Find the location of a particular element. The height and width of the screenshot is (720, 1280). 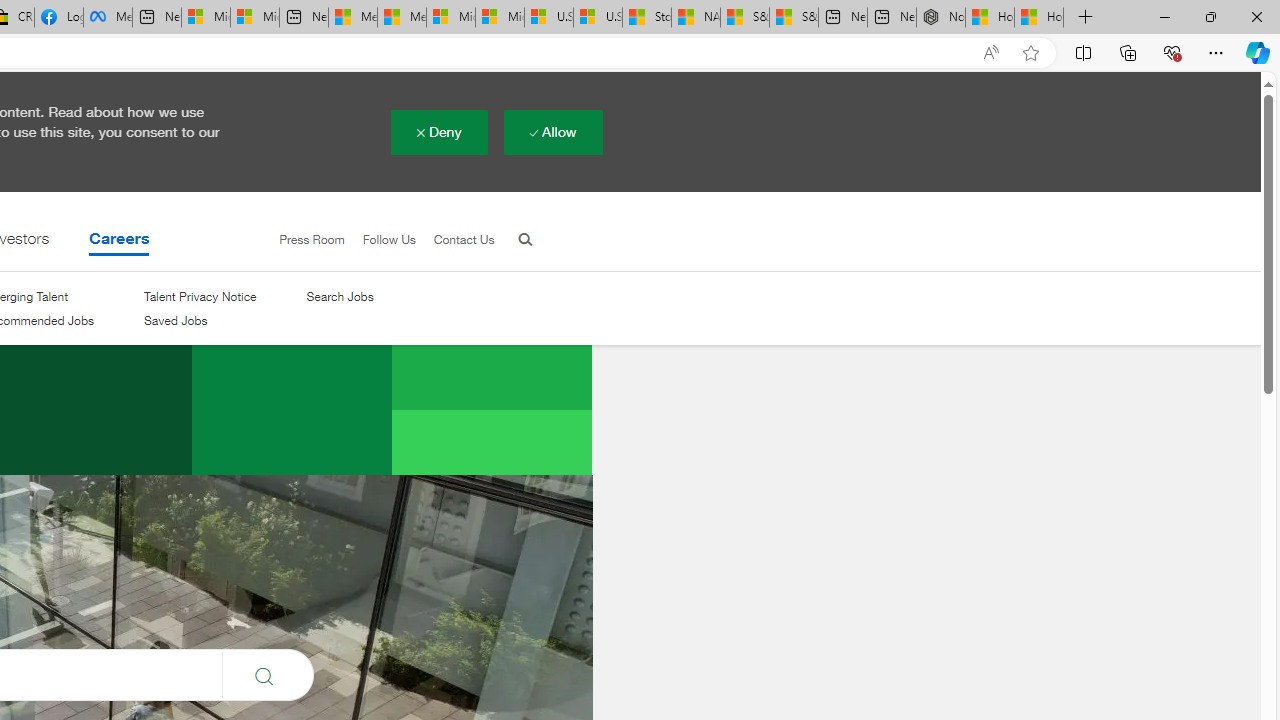

'S&P 500, Nasdaq end lower, weighed by Nvidia dip | Watch' is located at coordinates (793, 17).